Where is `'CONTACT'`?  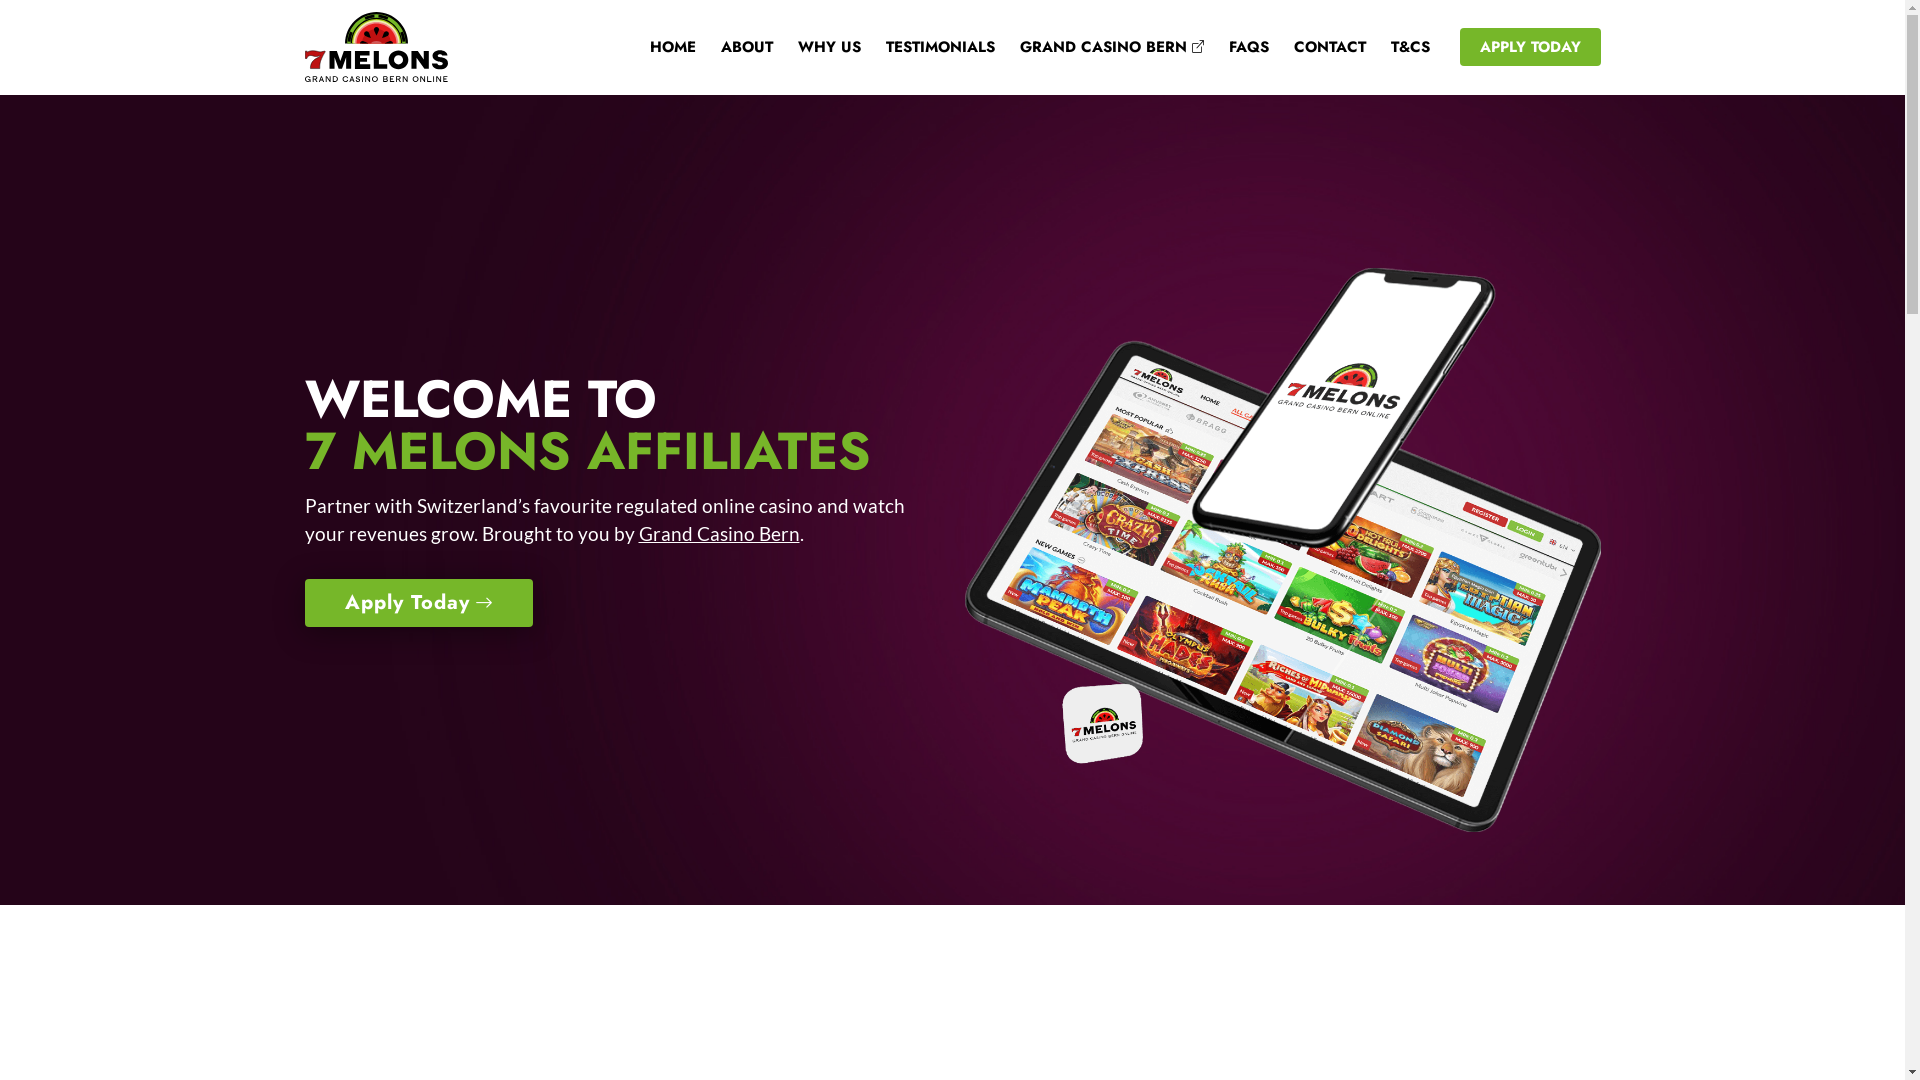
'CONTACT' is located at coordinates (1316, 46).